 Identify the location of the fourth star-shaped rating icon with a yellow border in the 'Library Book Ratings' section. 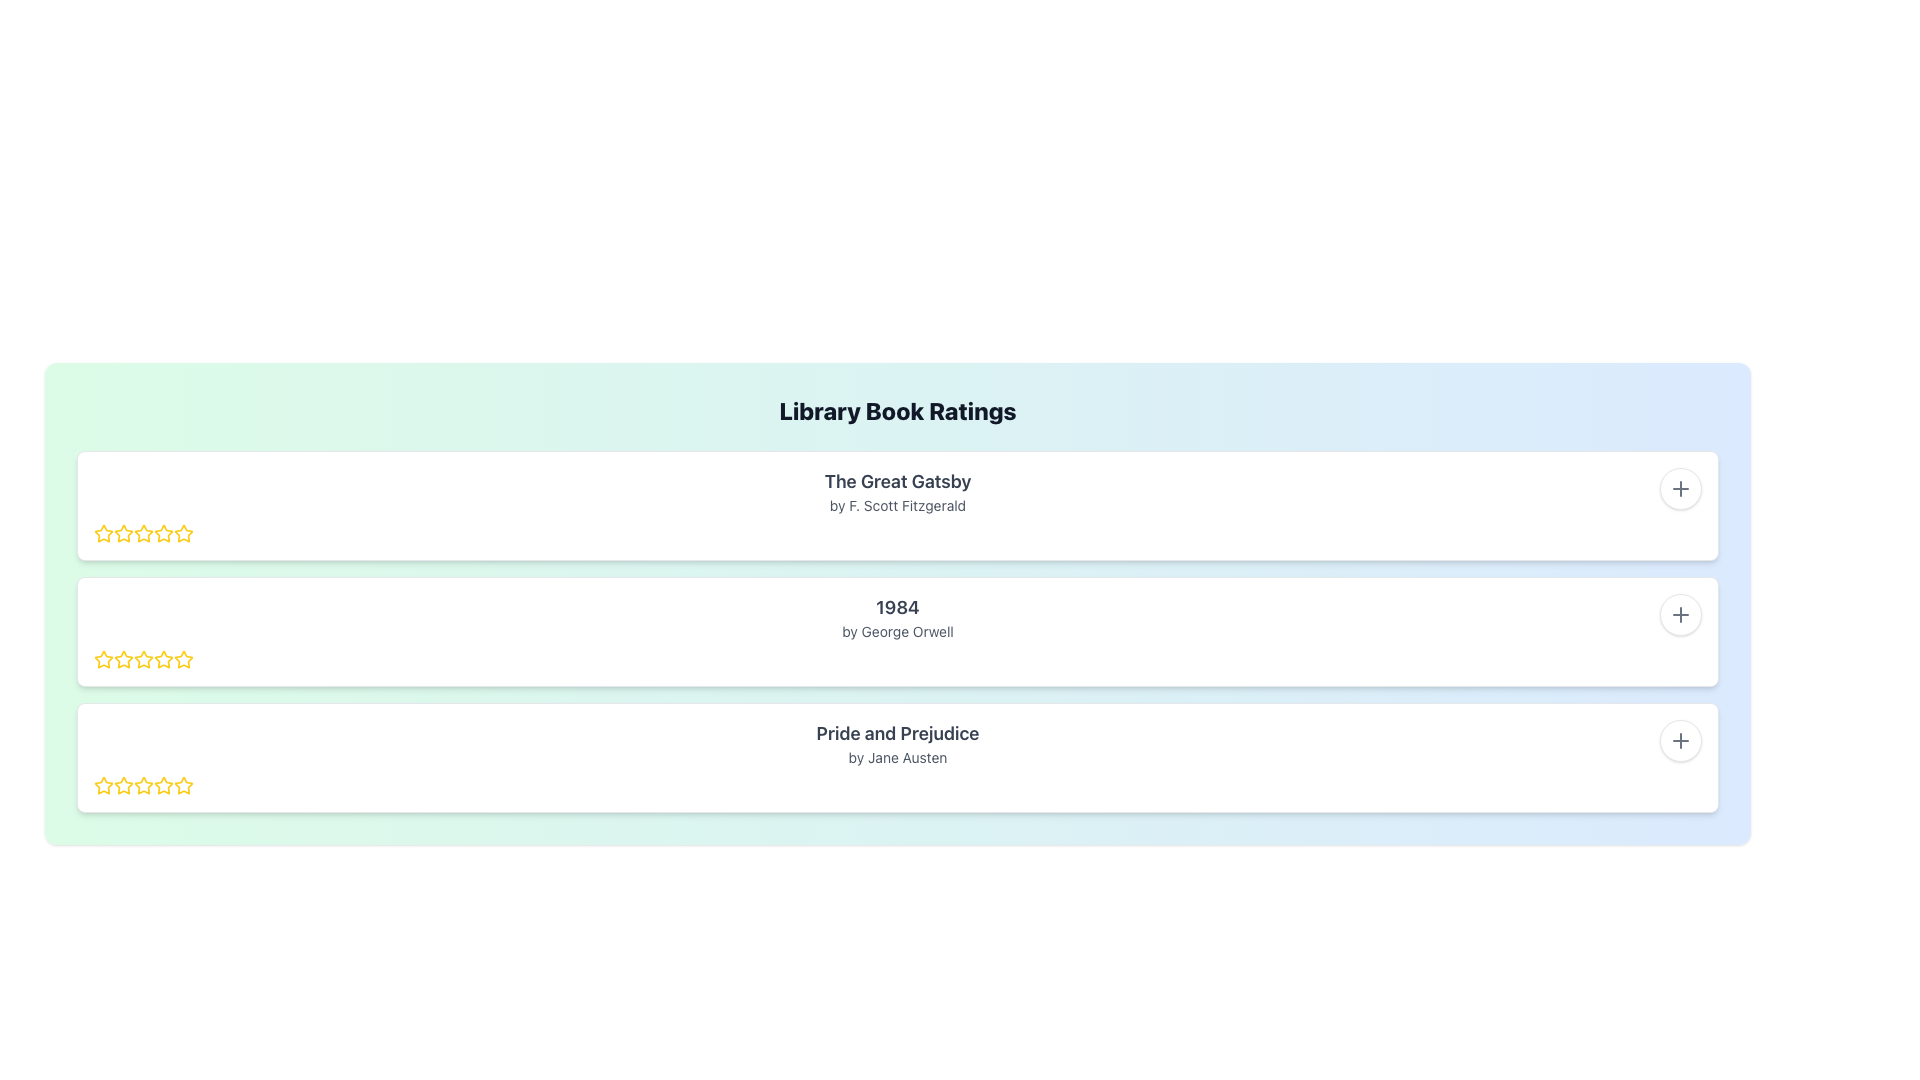
(163, 532).